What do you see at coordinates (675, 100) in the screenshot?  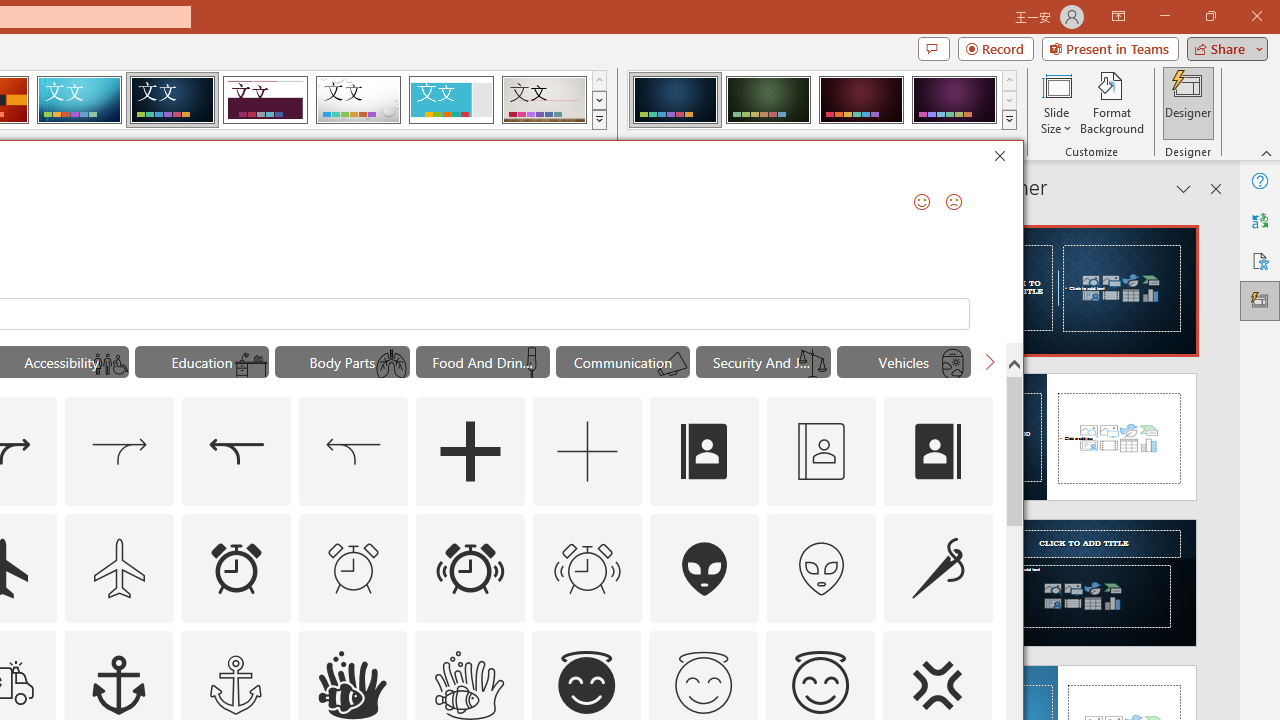 I see `'Damask Variant 1'` at bounding box center [675, 100].